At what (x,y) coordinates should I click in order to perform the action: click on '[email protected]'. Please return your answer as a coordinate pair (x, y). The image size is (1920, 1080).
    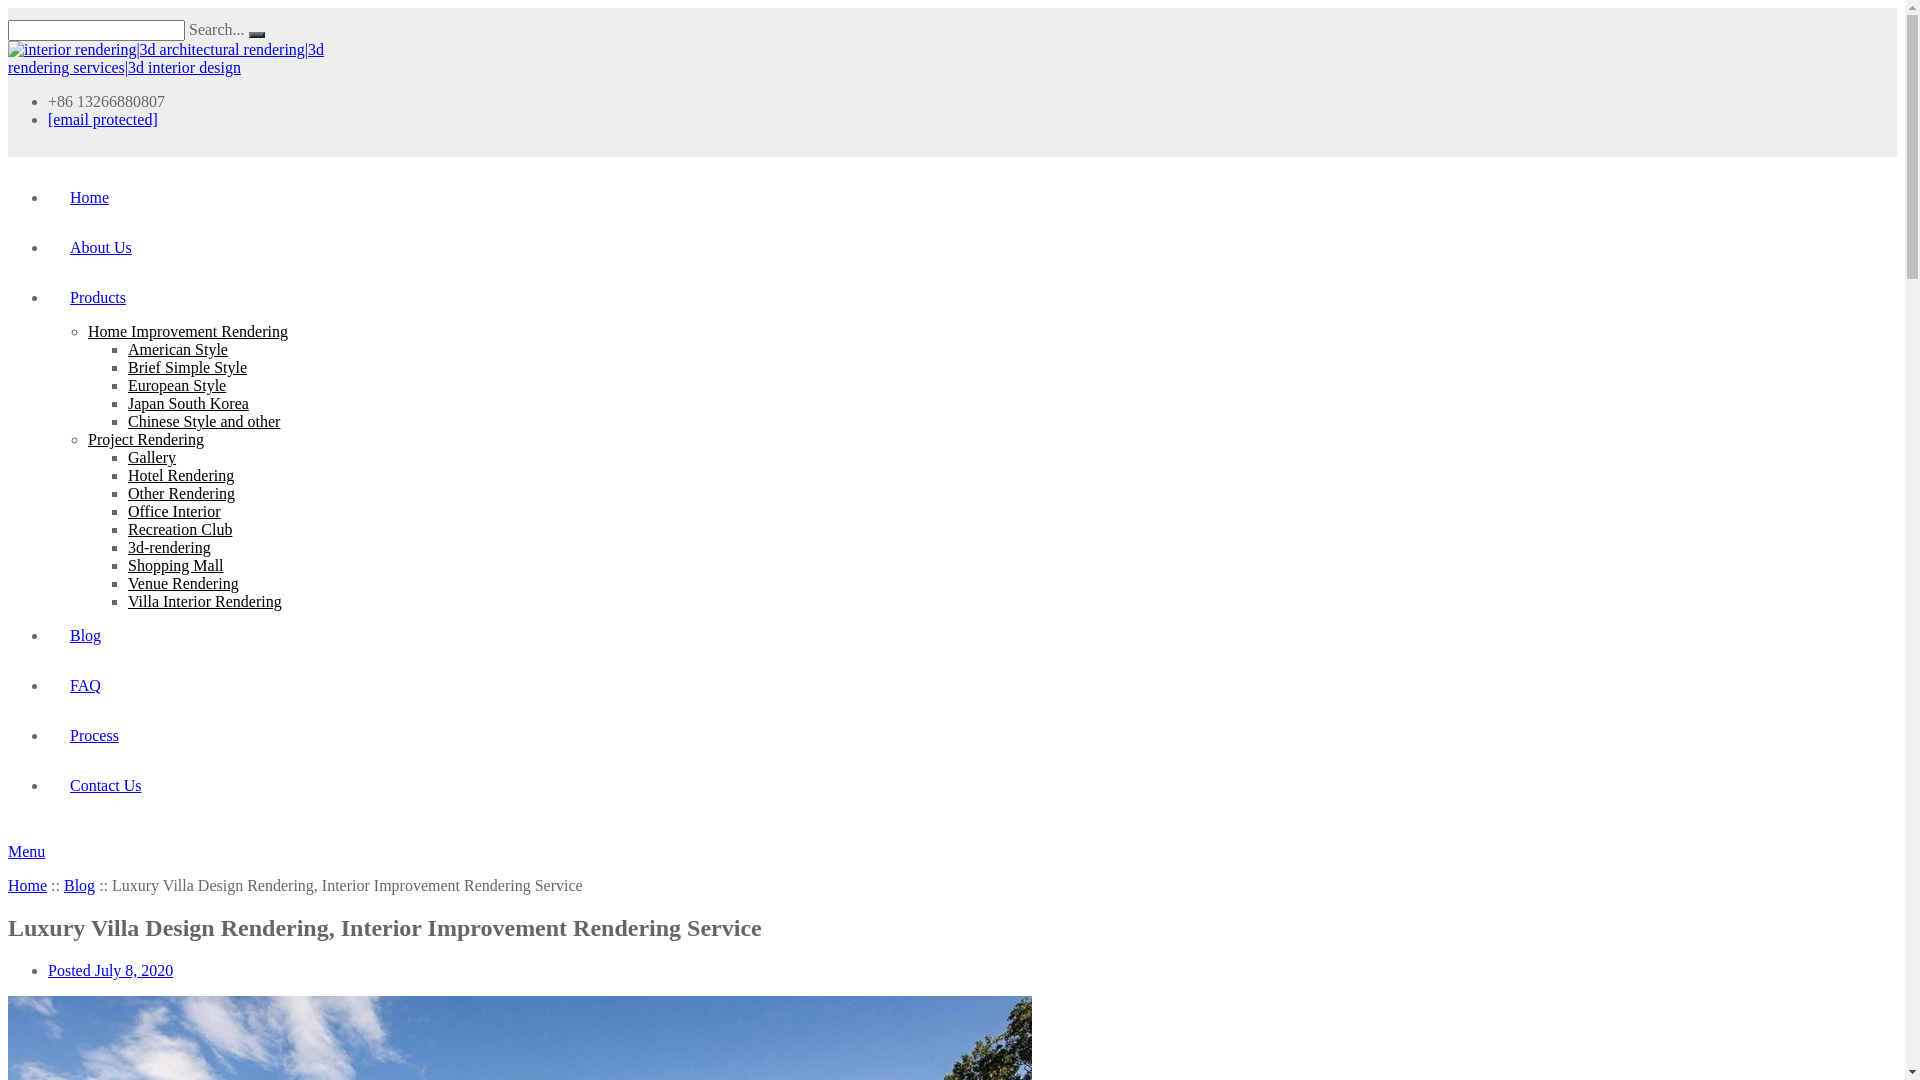
    Looking at the image, I should click on (101, 119).